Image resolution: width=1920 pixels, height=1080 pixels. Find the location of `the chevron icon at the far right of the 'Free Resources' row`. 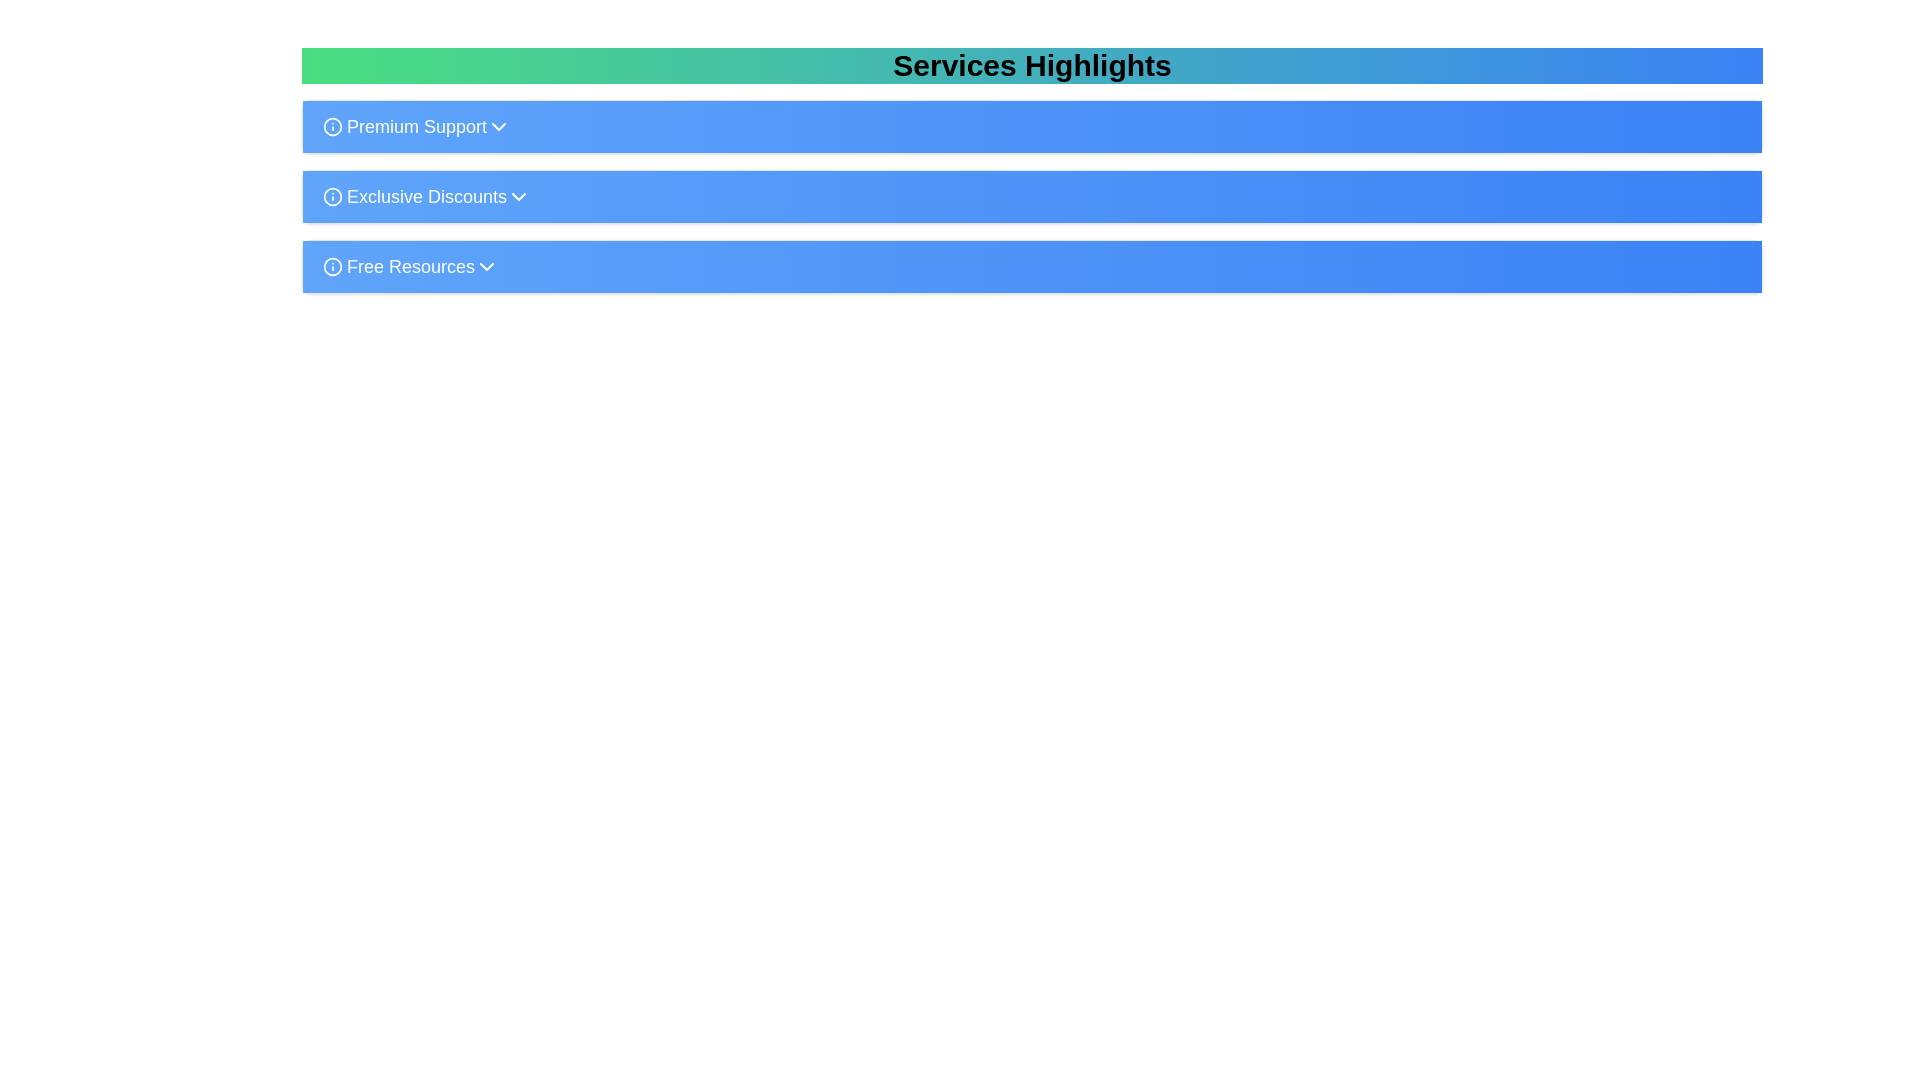

the chevron icon at the far right of the 'Free Resources' row is located at coordinates (487, 265).